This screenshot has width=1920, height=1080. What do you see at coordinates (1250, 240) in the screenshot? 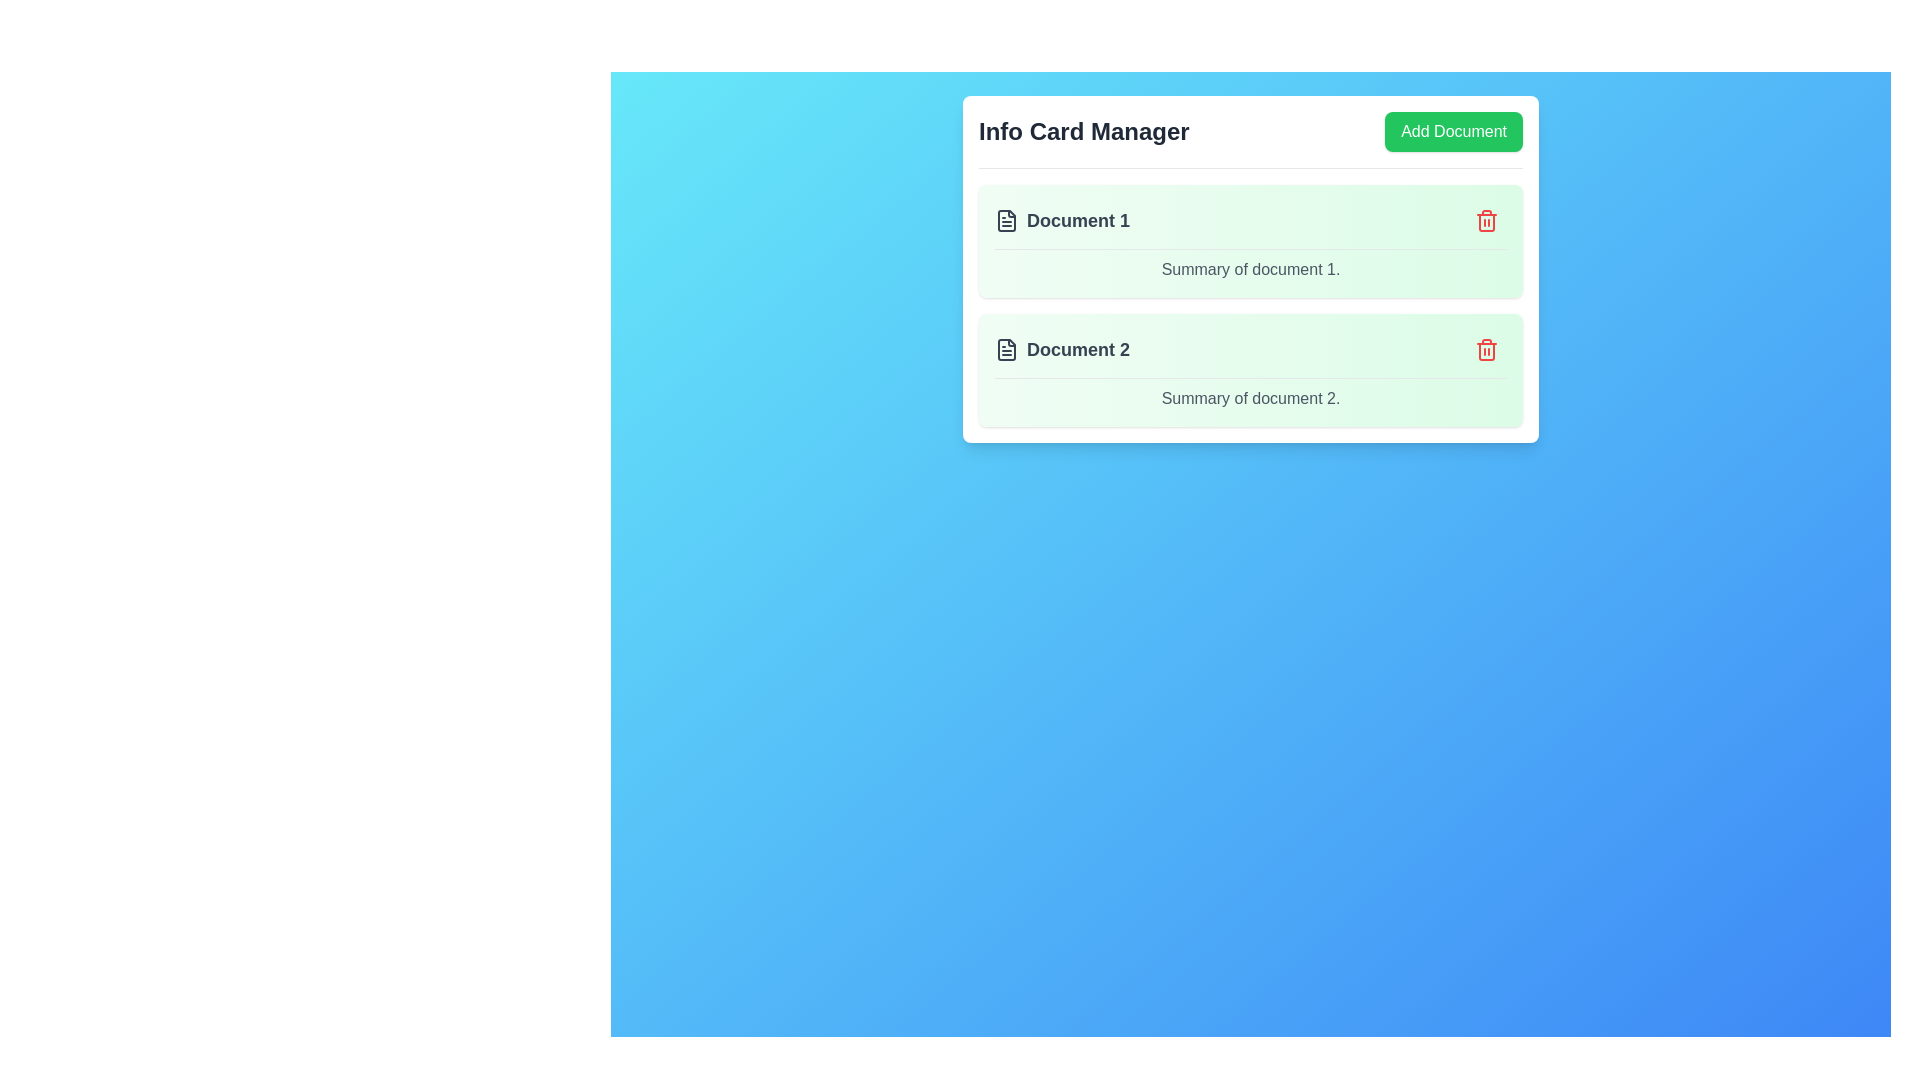
I see `summary of the document displayed in the first Information card within the Info Card Manager` at bounding box center [1250, 240].